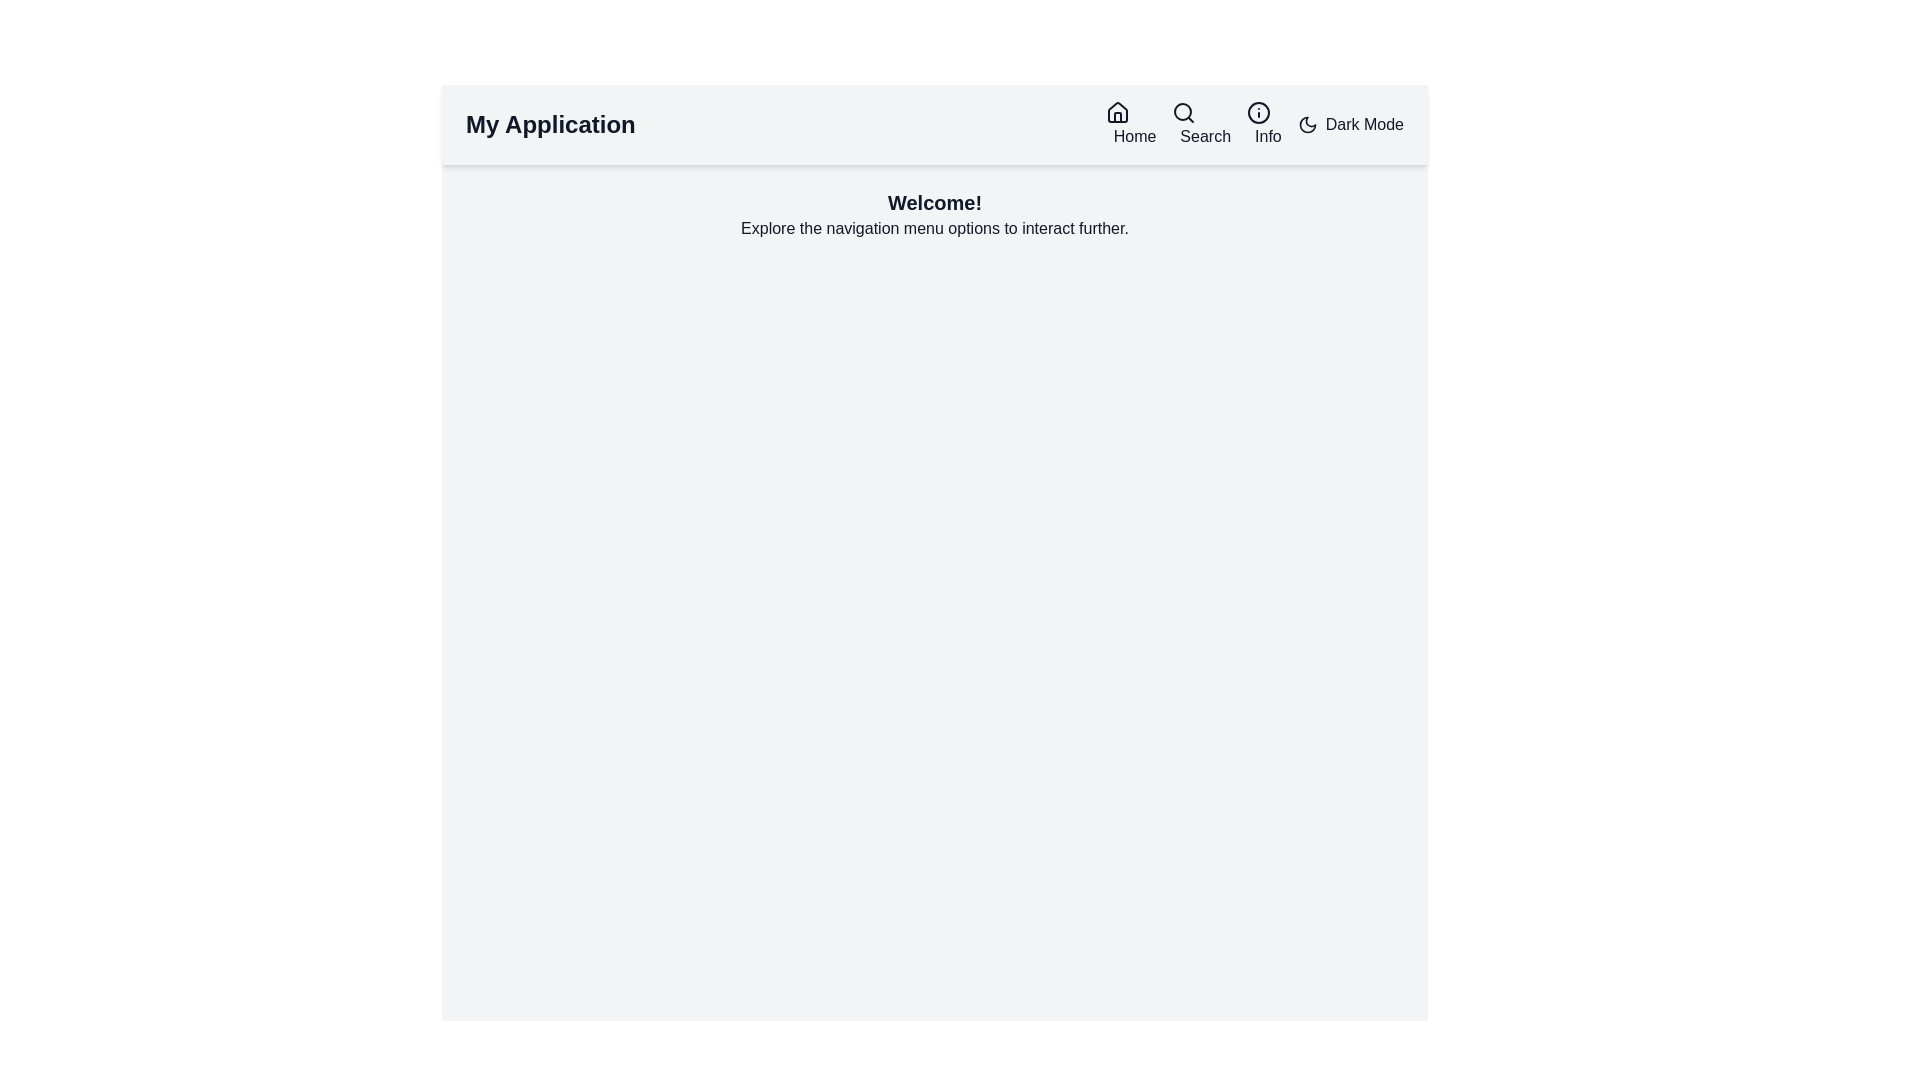 Image resolution: width=1920 pixels, height=1080 pixels. What do you see at coordinates (1263, 124) in the screenshot?
I see `the circular 'Info' button with an 'i' icon to trigger the tooltip or visual effect` at bounding box center [1263, 124].